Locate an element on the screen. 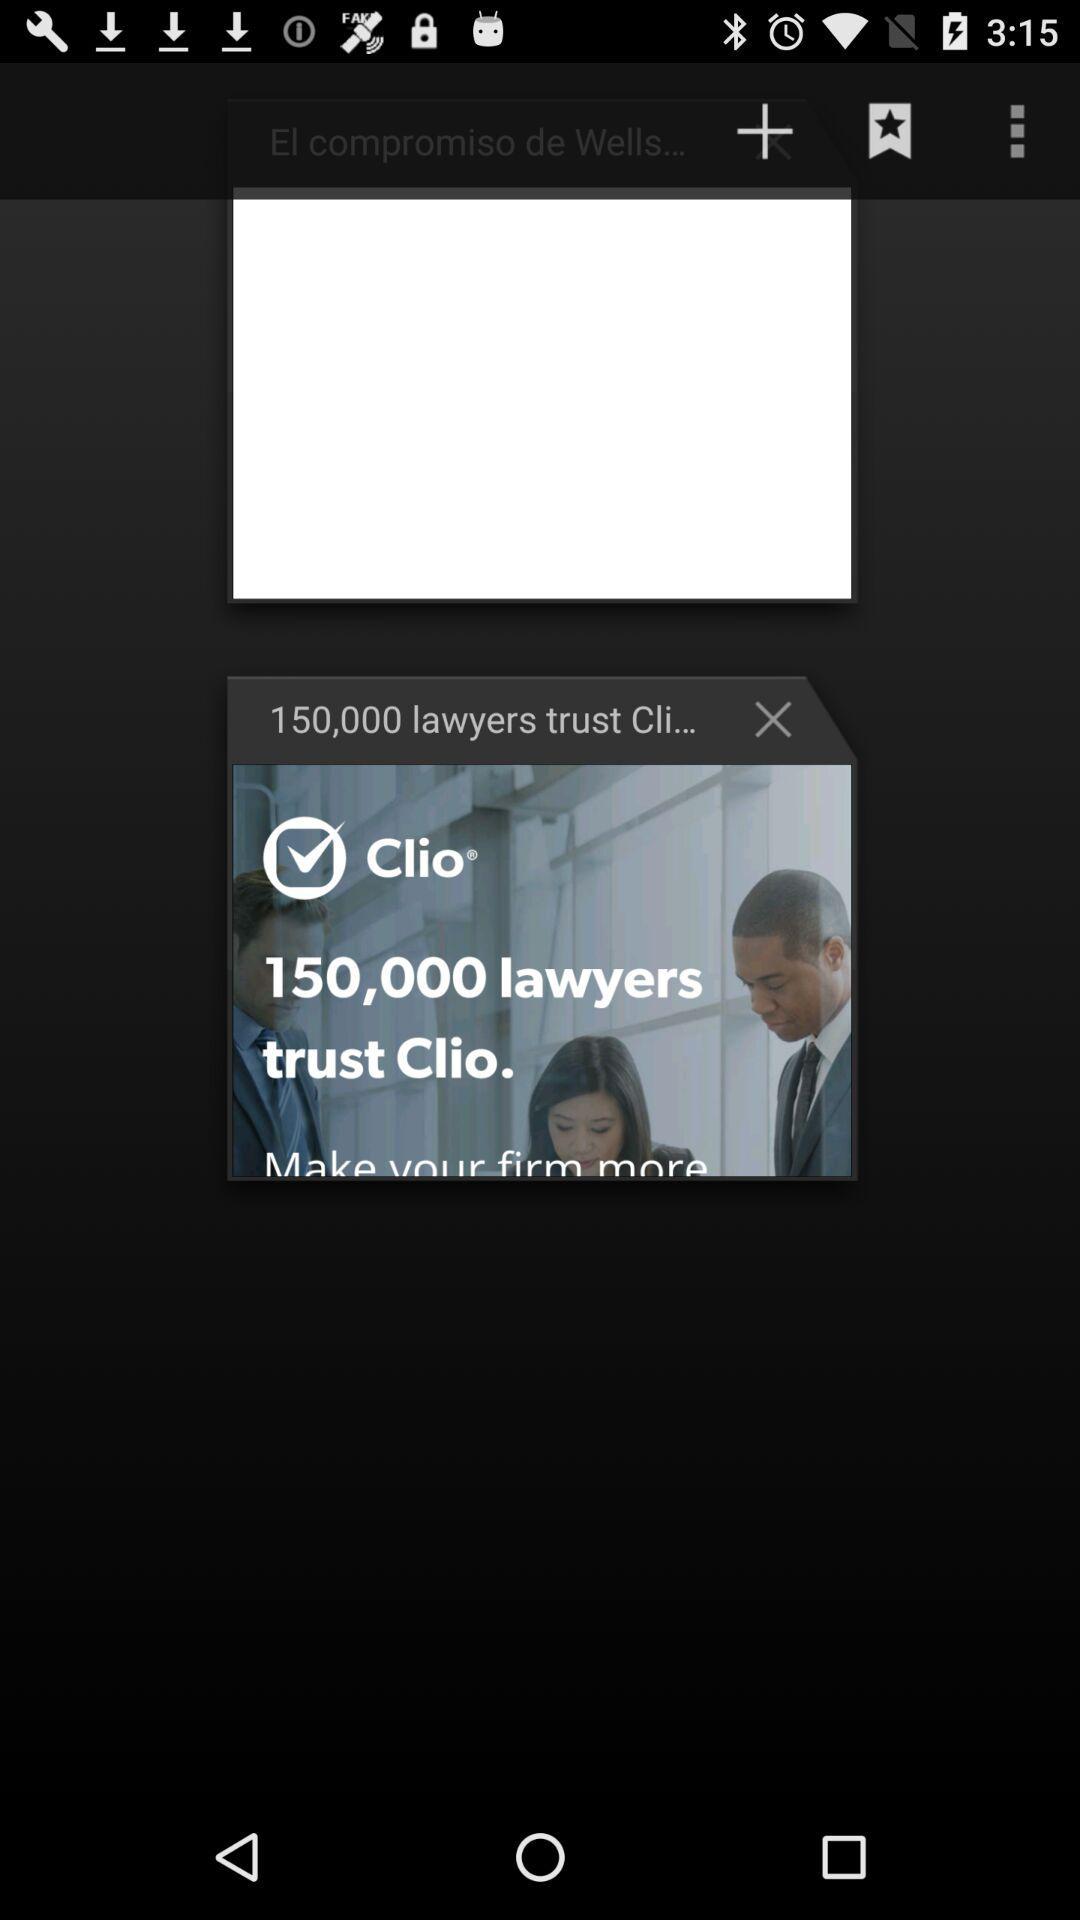 The image size is (1080, 1920). the bookmark icon on the top right corner of the web page is located at coordinates (890, 130).